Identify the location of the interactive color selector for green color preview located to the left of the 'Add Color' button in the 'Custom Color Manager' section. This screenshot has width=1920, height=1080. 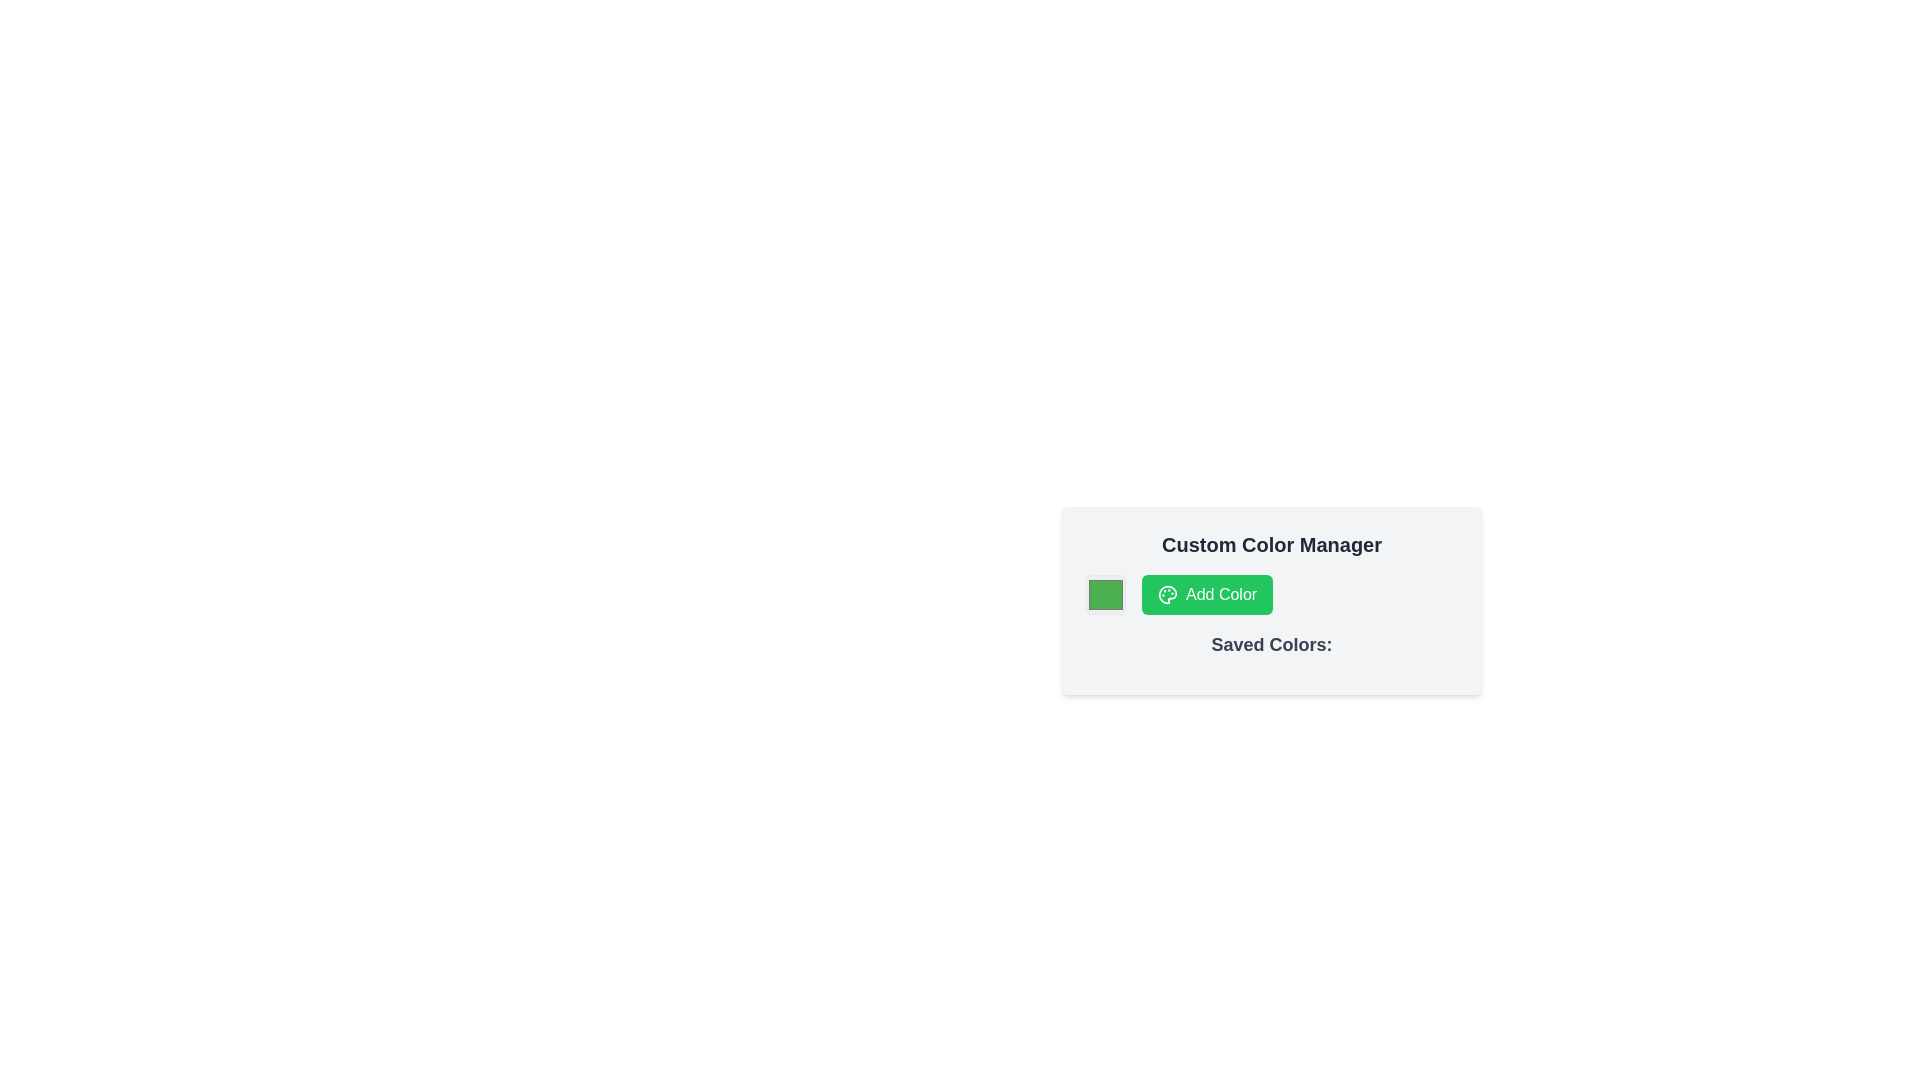
(1104, 593).